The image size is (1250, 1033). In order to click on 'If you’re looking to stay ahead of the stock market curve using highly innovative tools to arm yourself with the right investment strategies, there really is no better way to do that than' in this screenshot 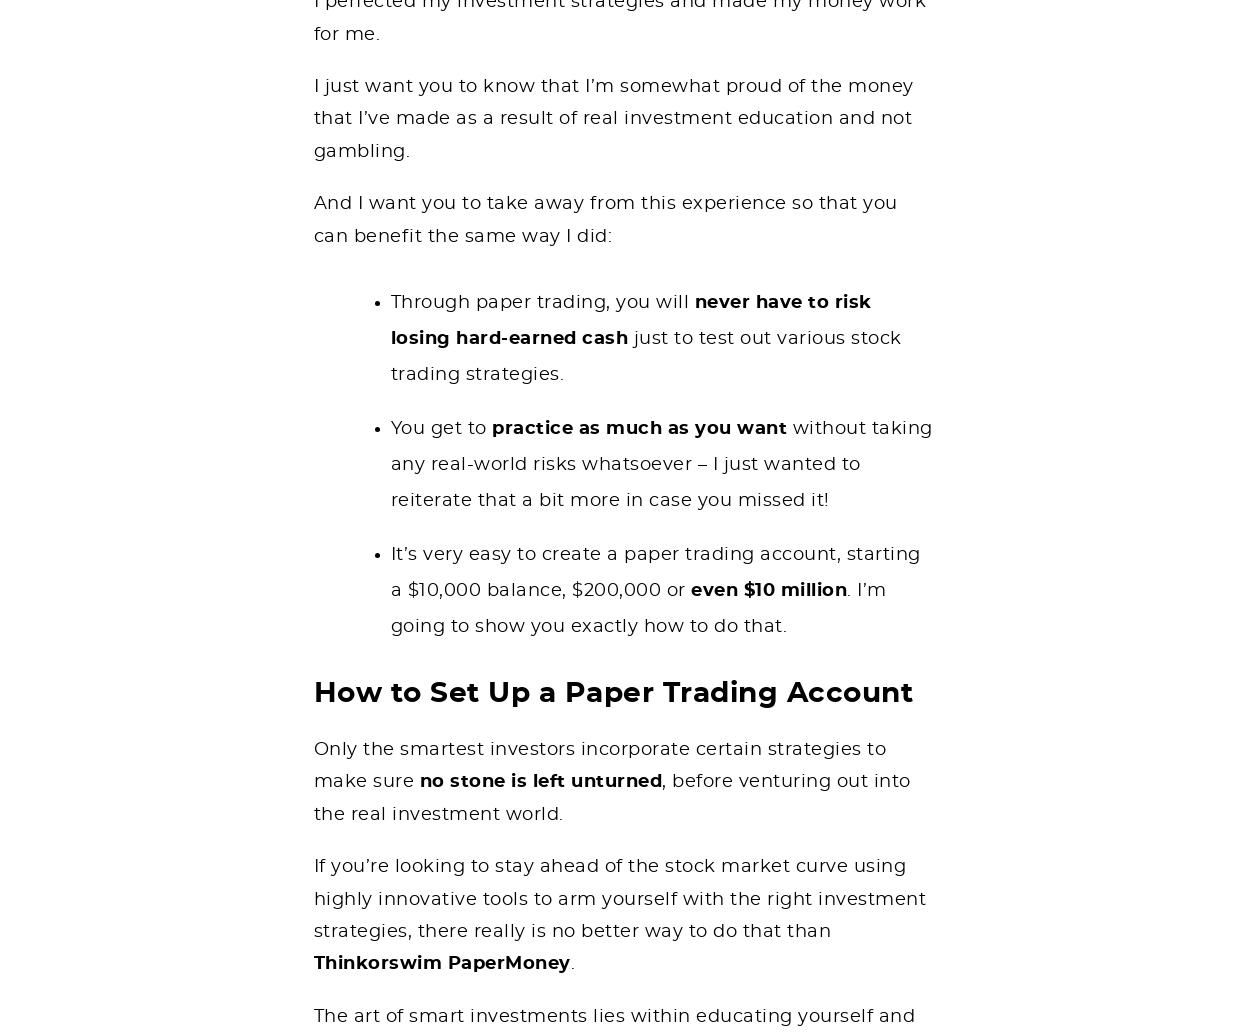, I will do `click(618, 898)`.